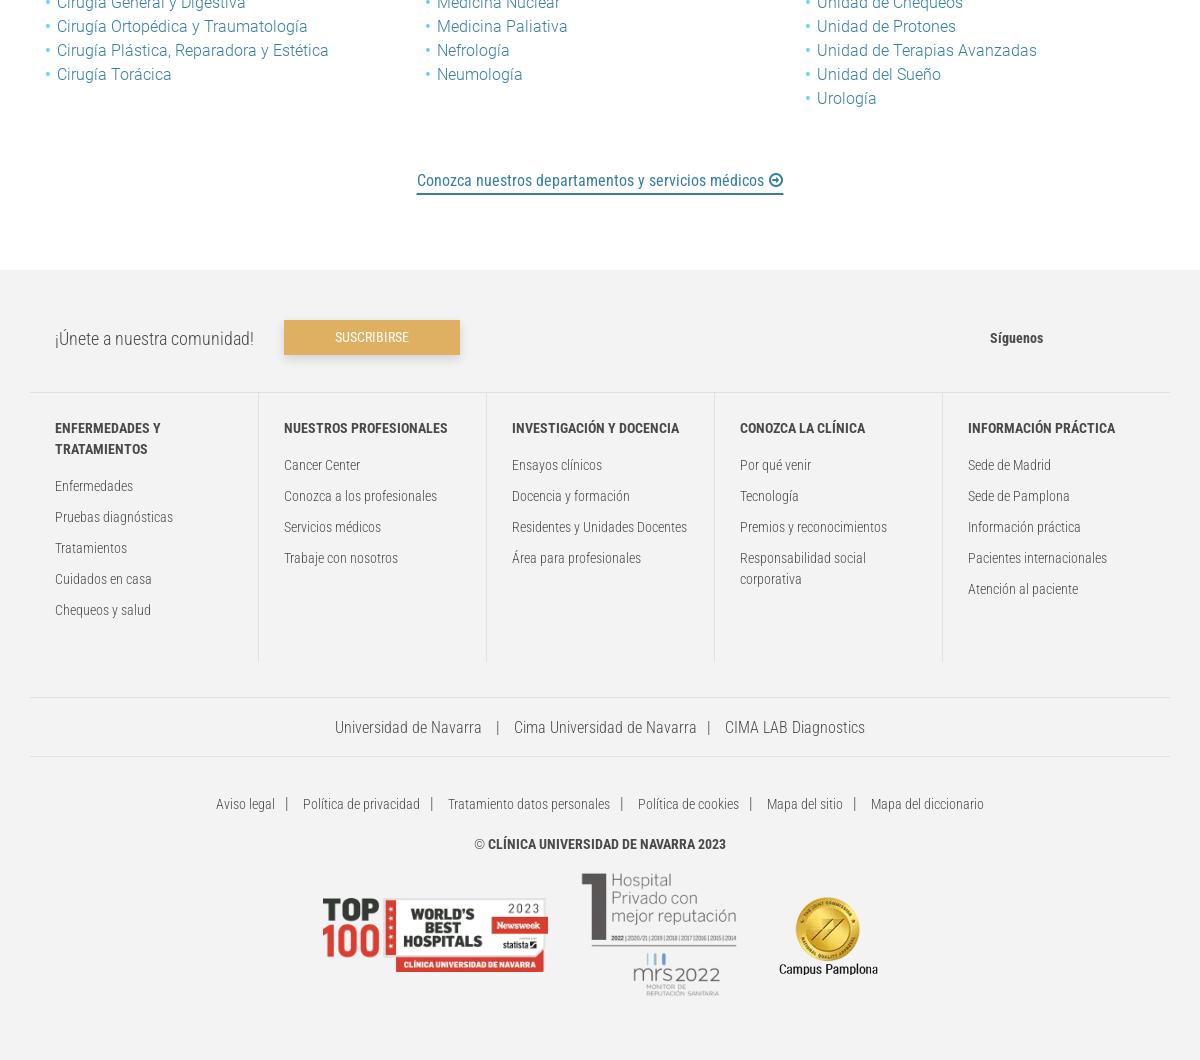  Describe the element at coordinates (472, 50) in the screenshot. I see `'Nefrología'` at that location.